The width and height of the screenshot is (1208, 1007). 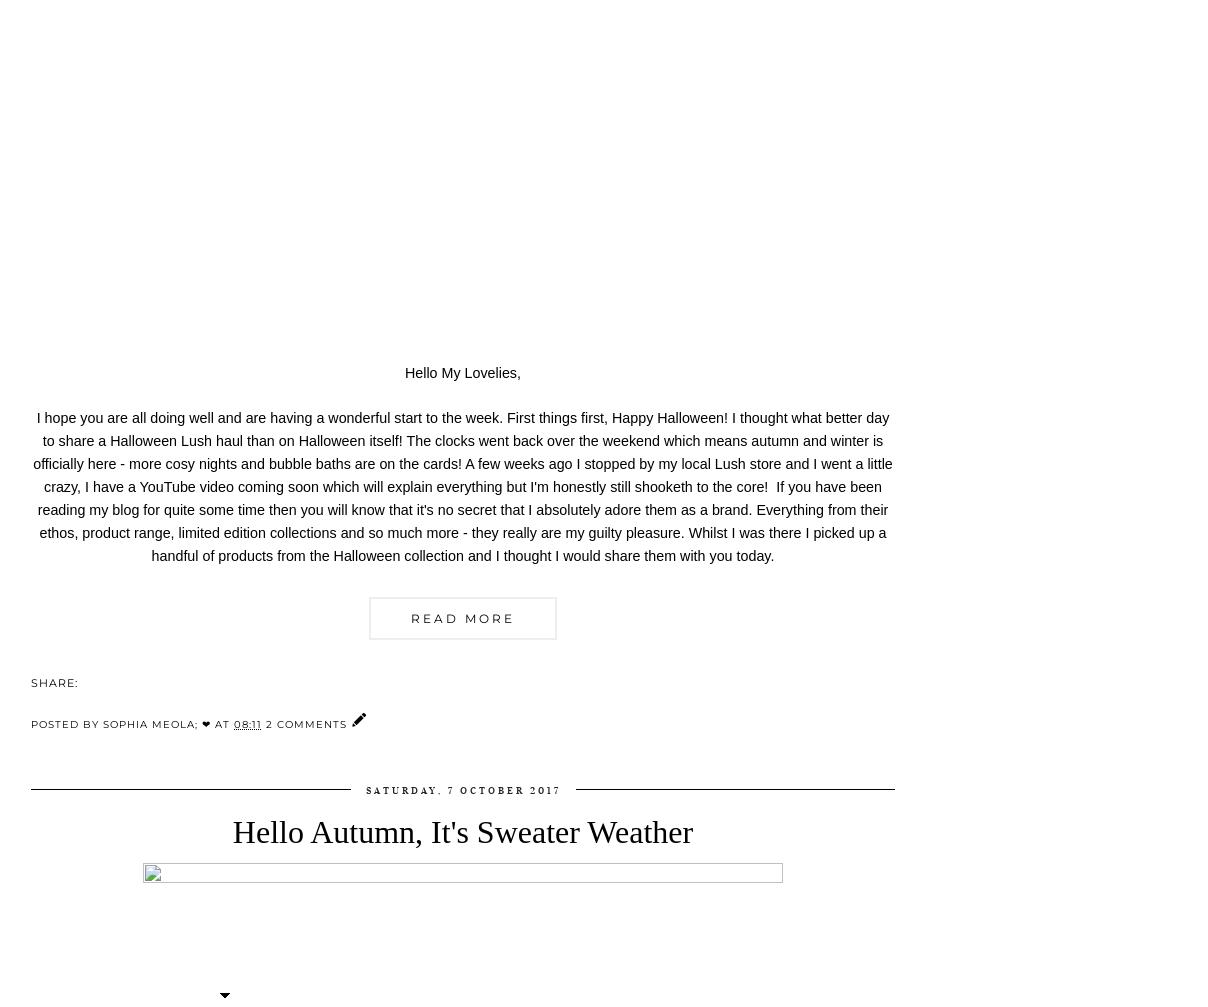 I want to click on 'I hope you are all doing well and are having a wonderful start to the week. First things first, Happy Halloween! I thought what better day to share a Halloween Lush haul than on Halloween itself! The clocks went back over the weekend which means autumn and winter is officially here - more cosy nights and bubble baths are on the cards! A few weeks ago I stopped by my local Lush store and I went a little crazy, I have a YouTube video coming soon which will explain everything but I'm honestly still shooketh to the core!  If you have been reading my blog for quite some time then you will know that it's no secret that I absolutely adore them as a brand. Everything from their ethos, product range, limited edition collections and so much more - they really are my guilty pleasure. Whilst I was there I picked up a handful of products from the Halloween collection and I thought I would share them with you today.', so click(x=462, y=486).